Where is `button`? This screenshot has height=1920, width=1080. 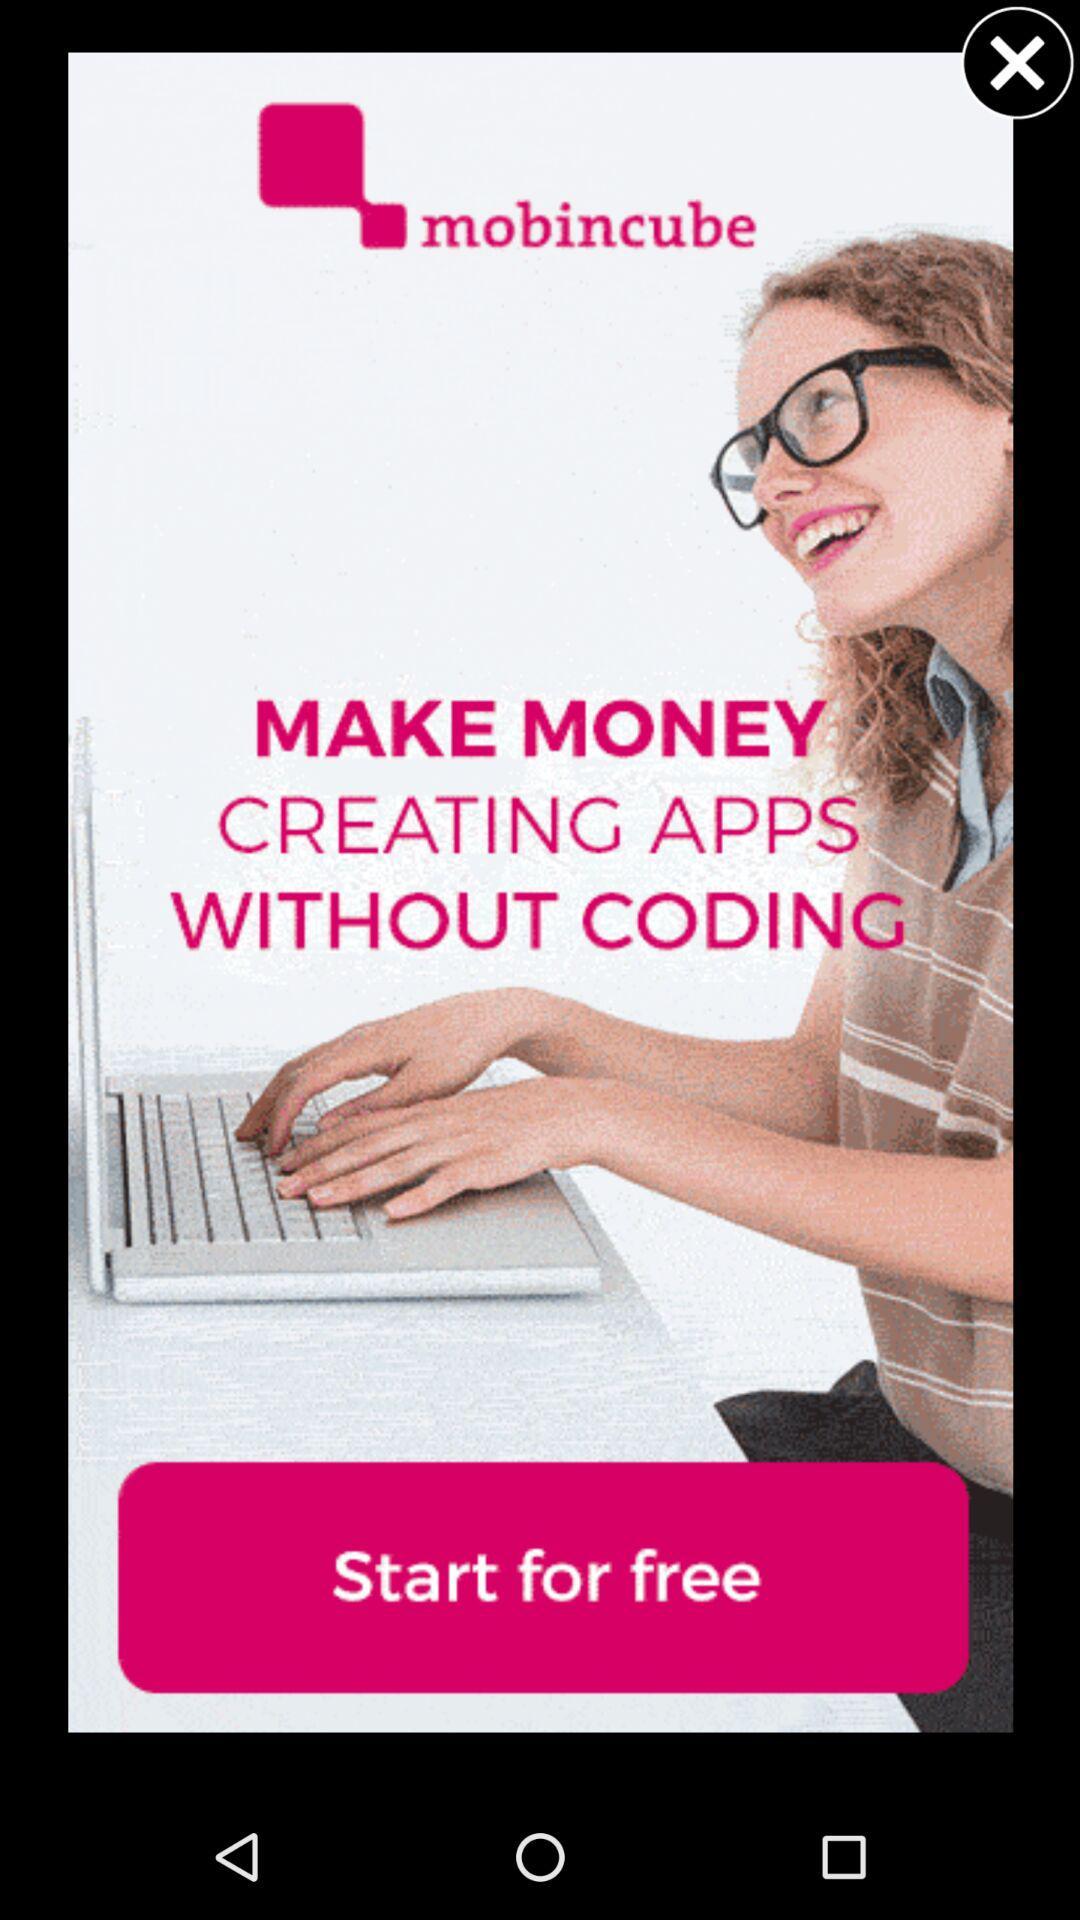
button is located at coordinates (1017, 62).